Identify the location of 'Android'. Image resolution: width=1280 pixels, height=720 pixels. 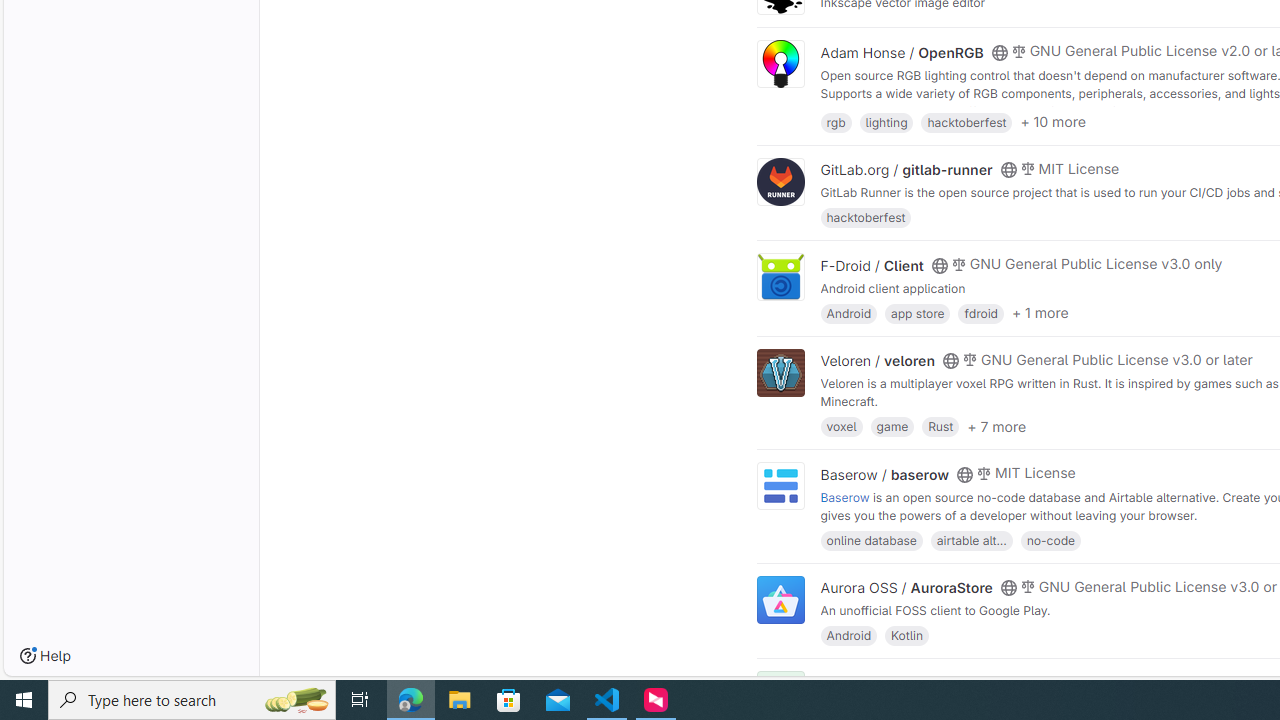
(848, 635).